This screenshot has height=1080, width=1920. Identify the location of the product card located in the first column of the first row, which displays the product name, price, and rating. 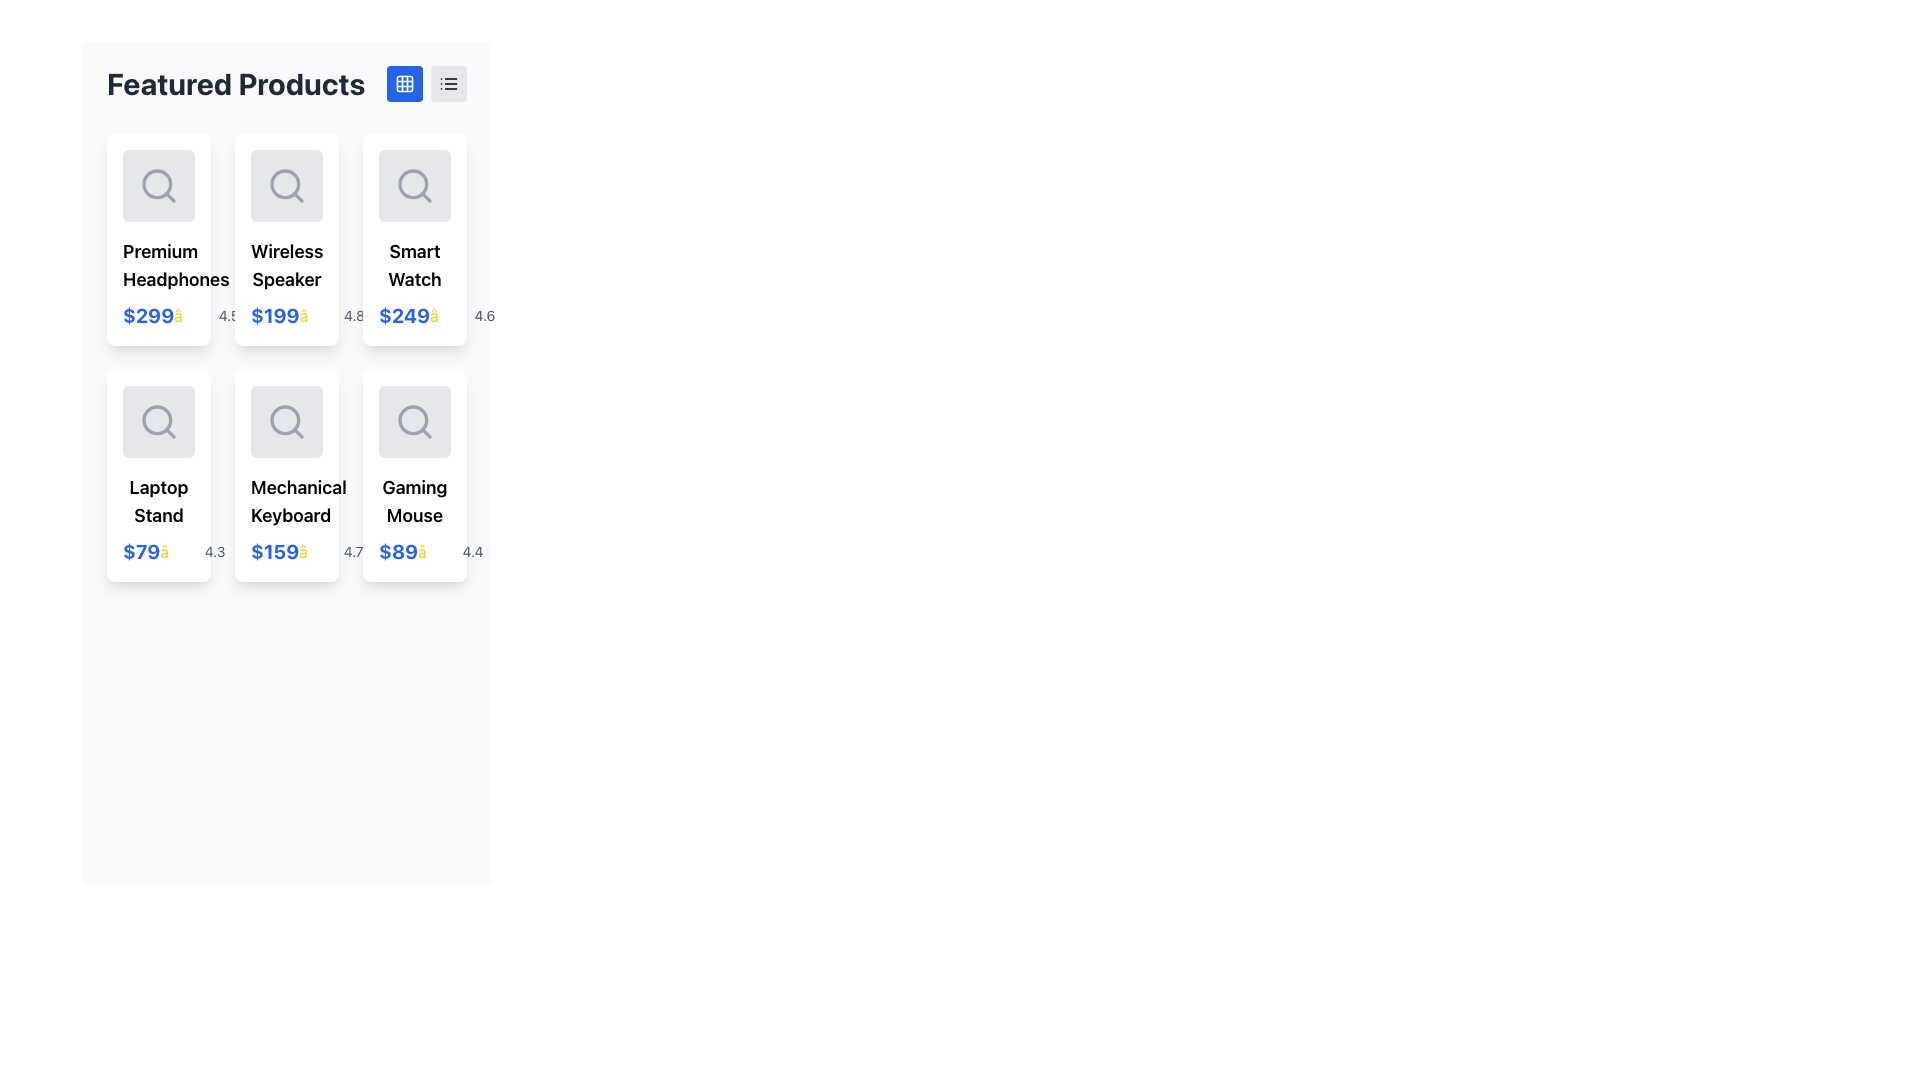
(157, 238).